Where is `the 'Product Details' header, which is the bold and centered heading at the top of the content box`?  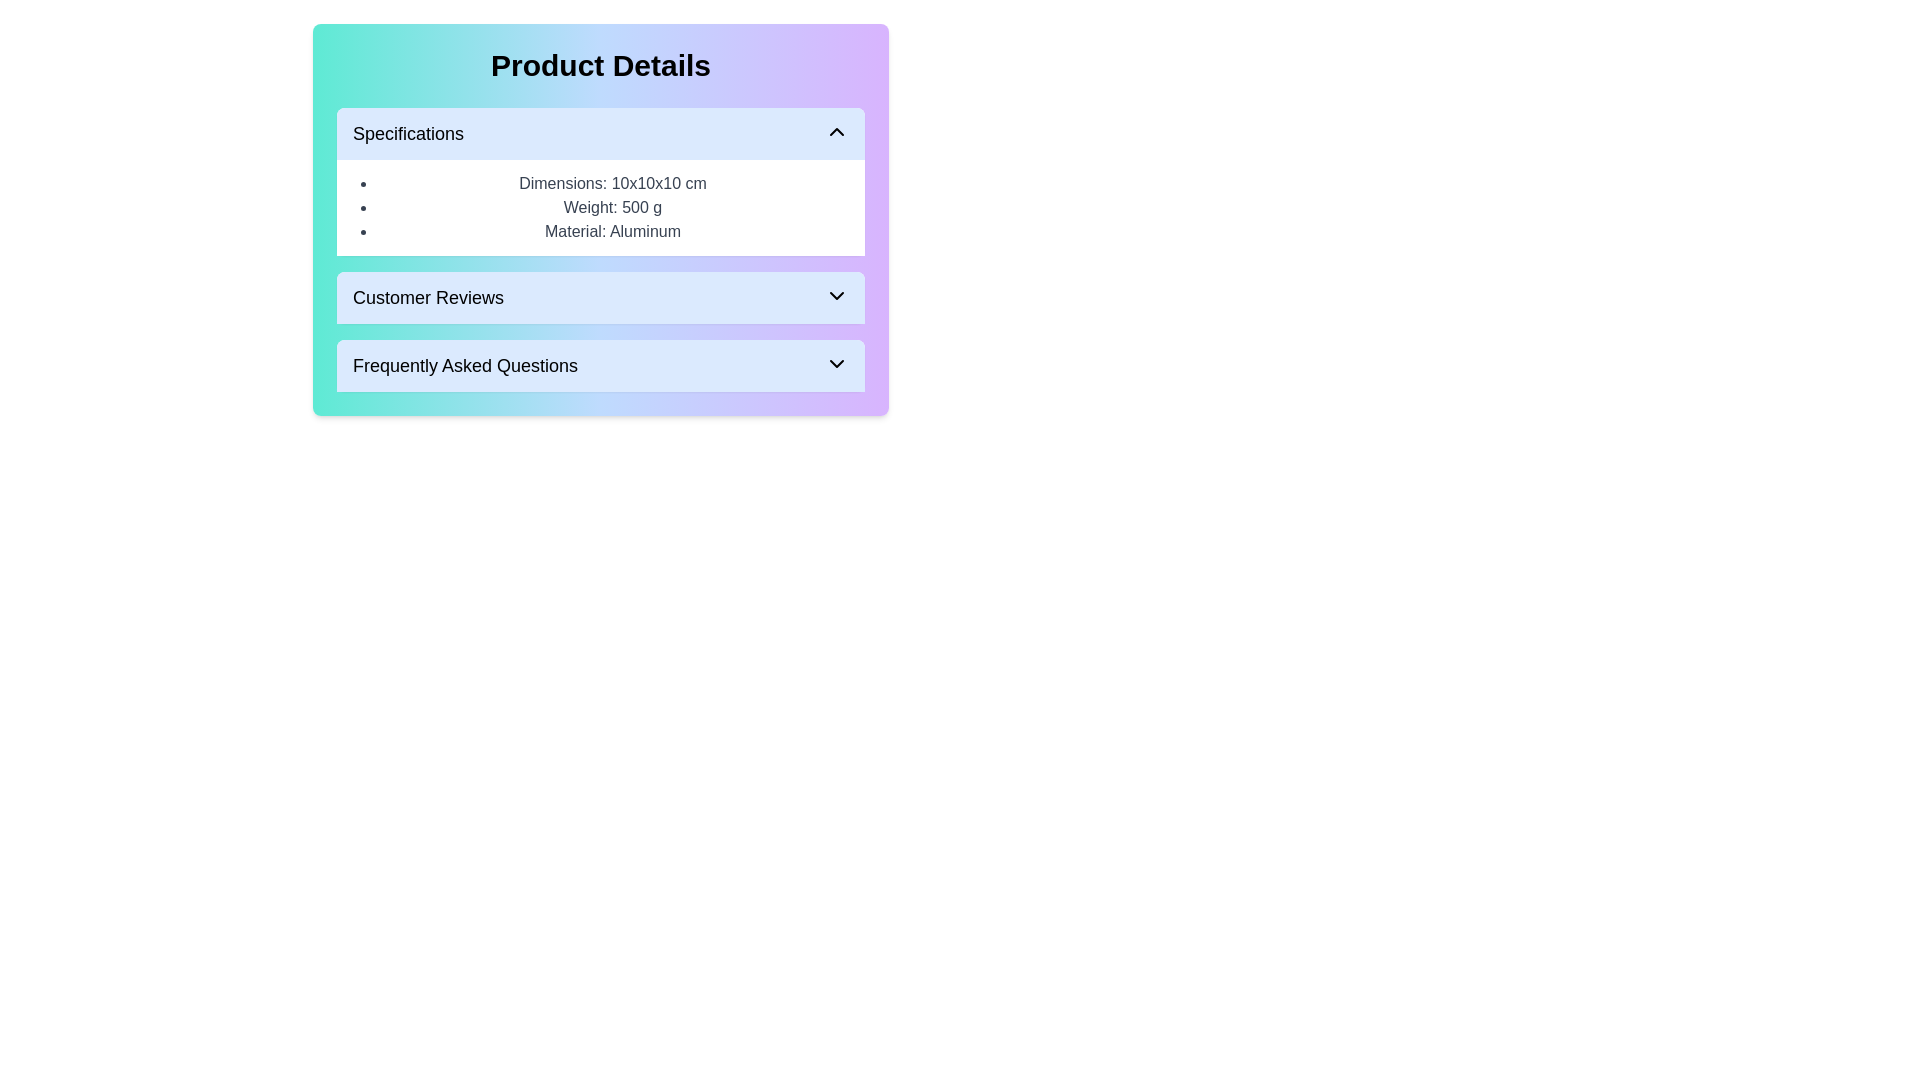 the 'Product Details' header, which is the bold and centered heading at the top of the content box is located at coordinates (599, 64).